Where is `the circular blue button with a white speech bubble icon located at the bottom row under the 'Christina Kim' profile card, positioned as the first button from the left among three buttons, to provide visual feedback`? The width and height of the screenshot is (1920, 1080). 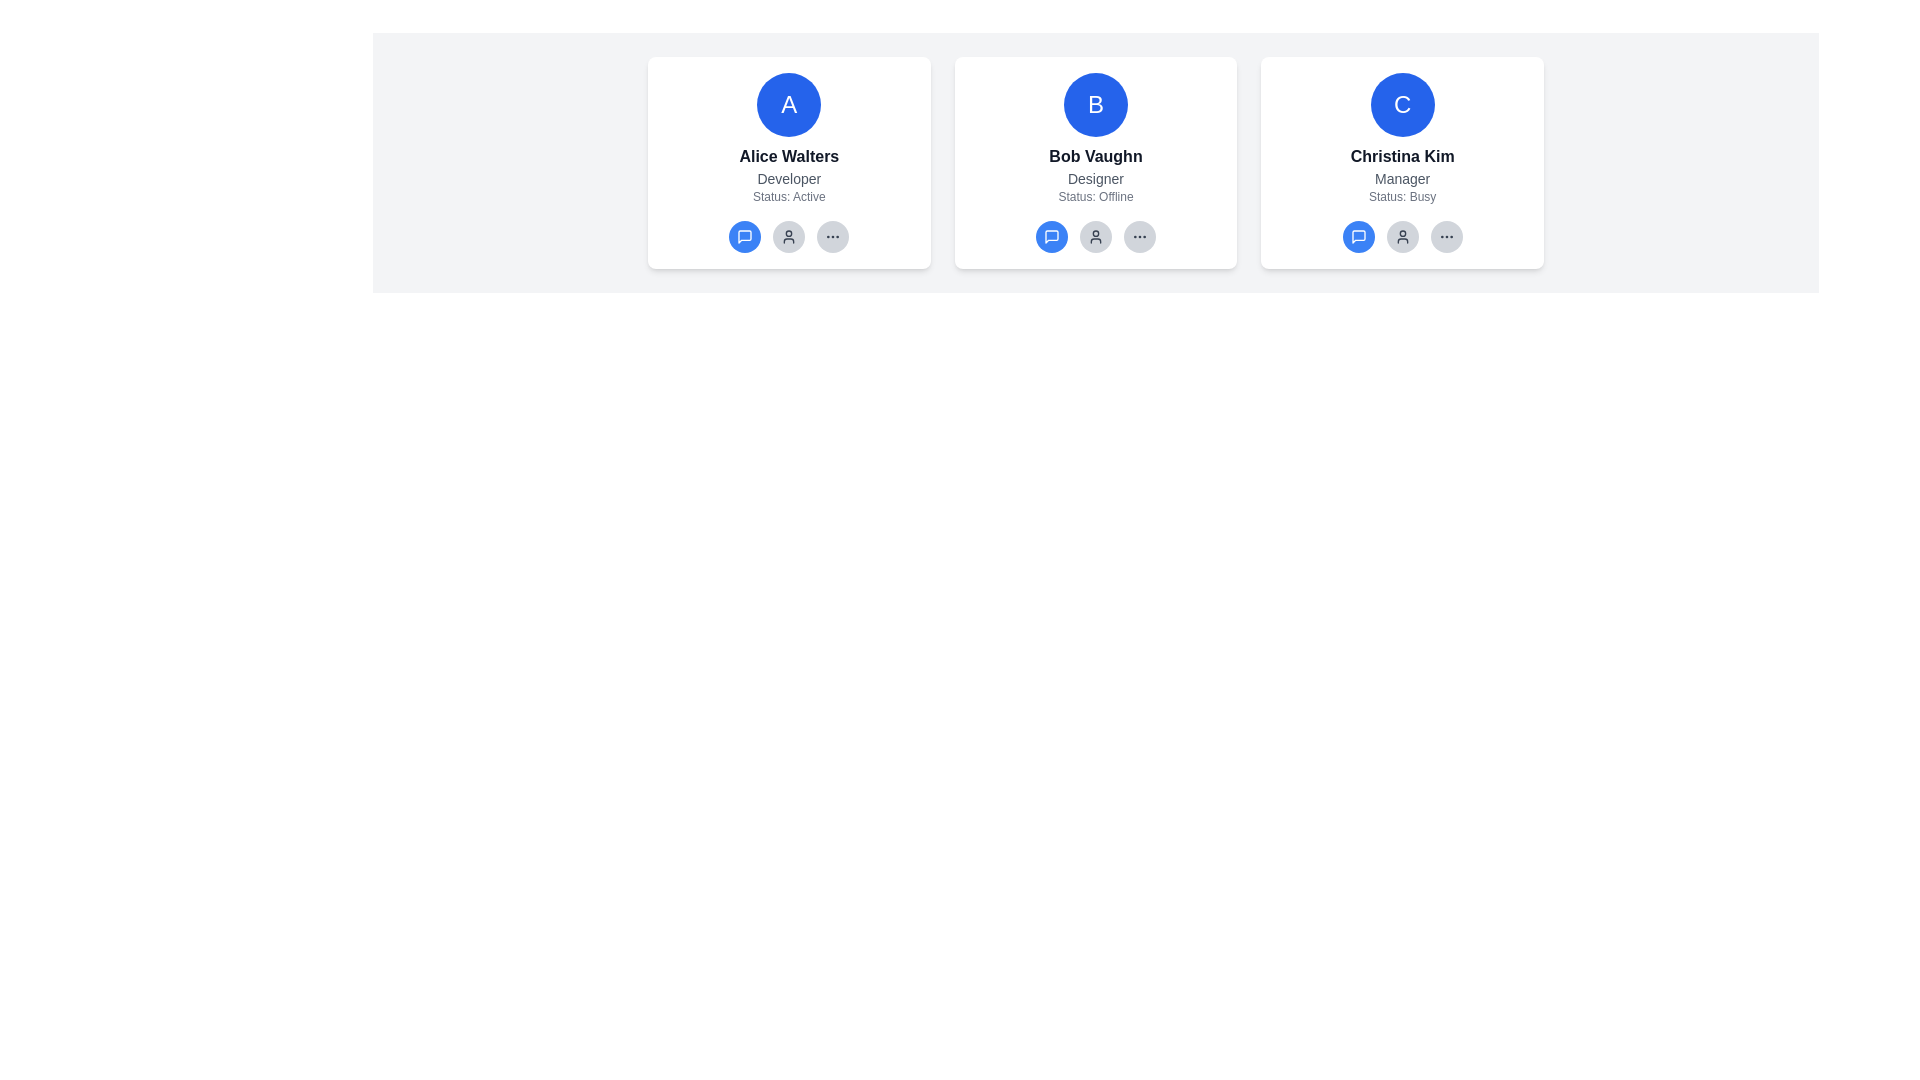
the circular blue button with a white speech bubble icon located at the bottom row under the 'Christina Kim' profile card, positioned as the first button from the left among three buttons, to provide visual feedback is located at coordinates (1358, 235).